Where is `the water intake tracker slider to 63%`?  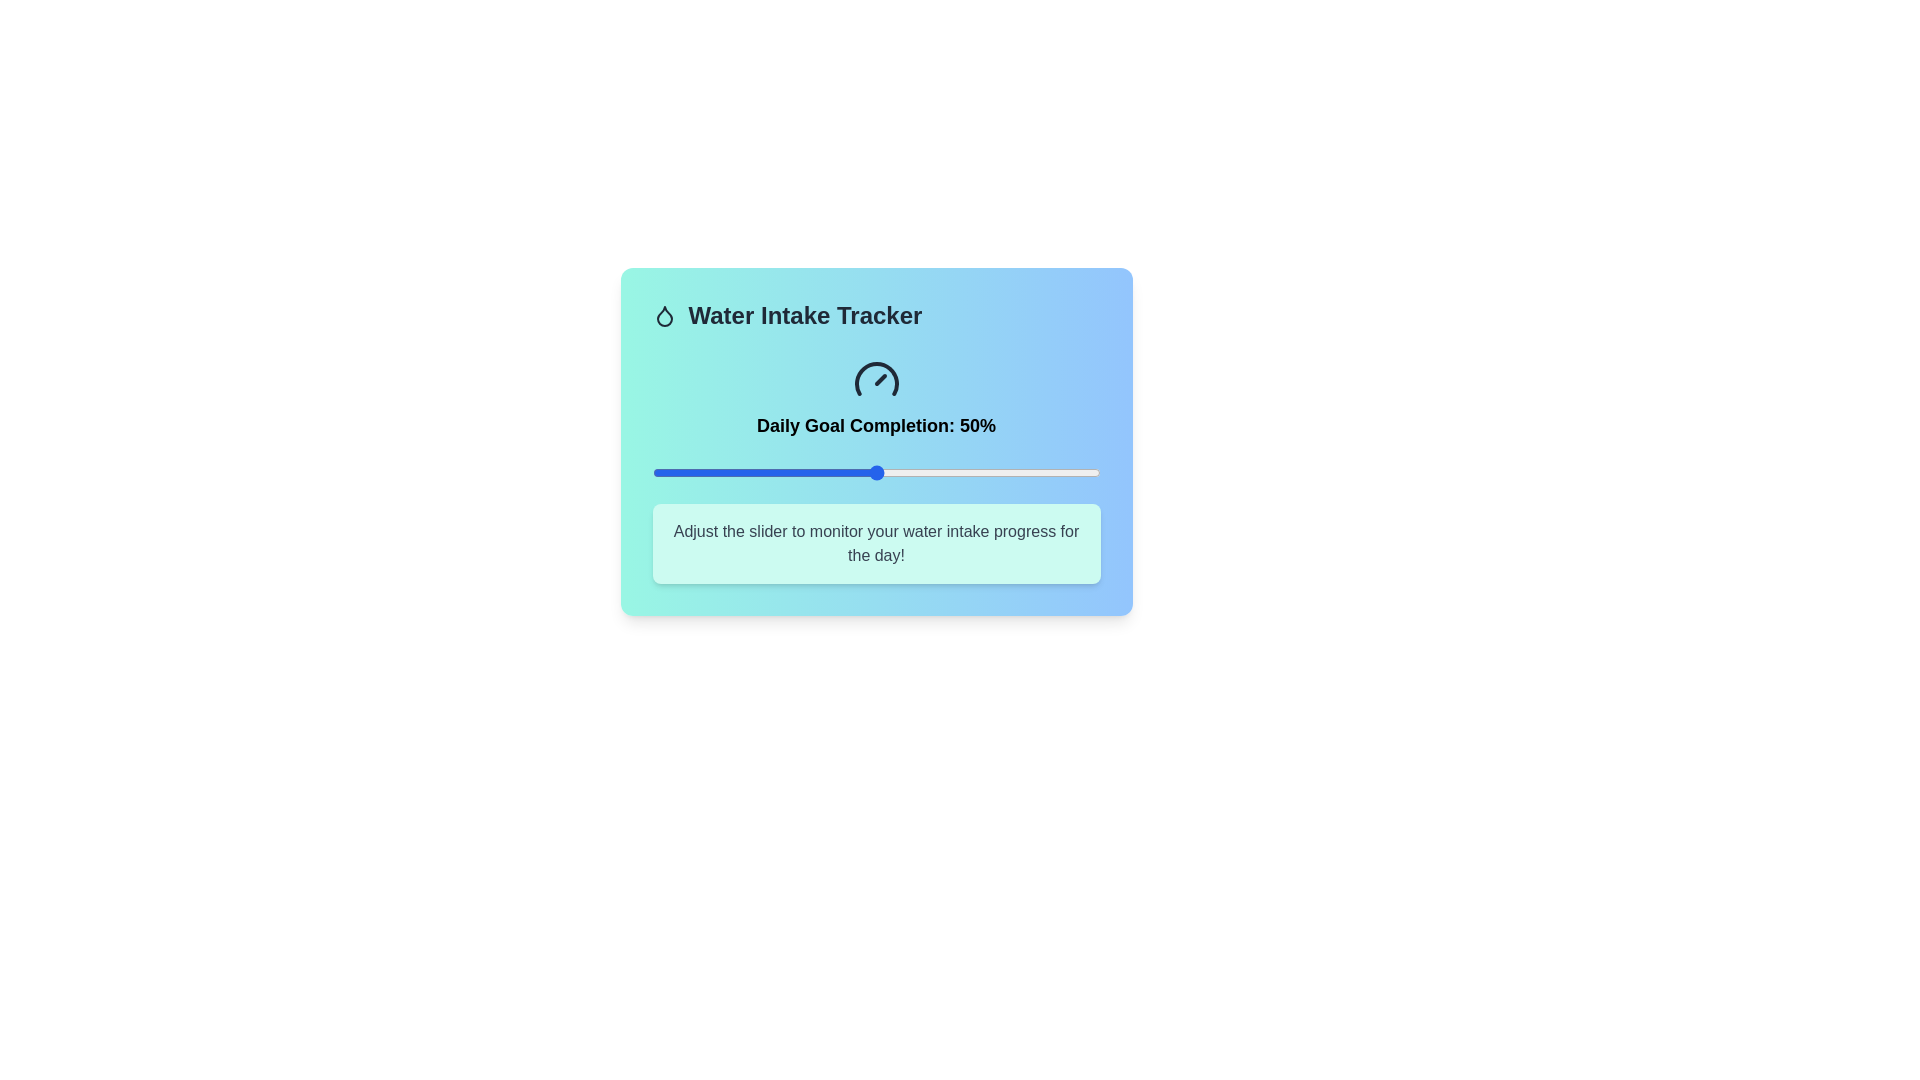
the water intake tracker slider to 63% is located at coordinates (933, 473).